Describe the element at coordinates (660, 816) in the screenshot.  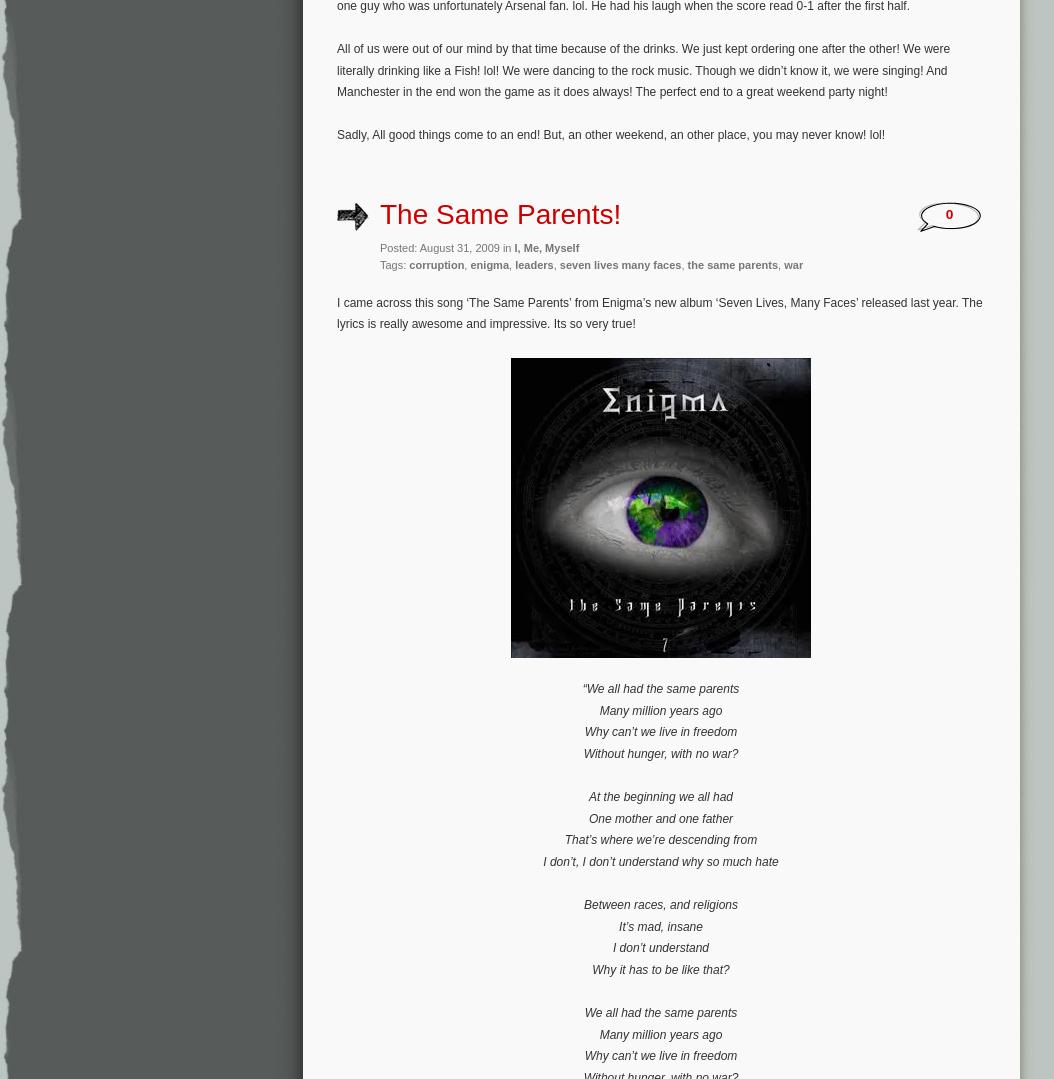
I see `'One mother and one father'` at that location.